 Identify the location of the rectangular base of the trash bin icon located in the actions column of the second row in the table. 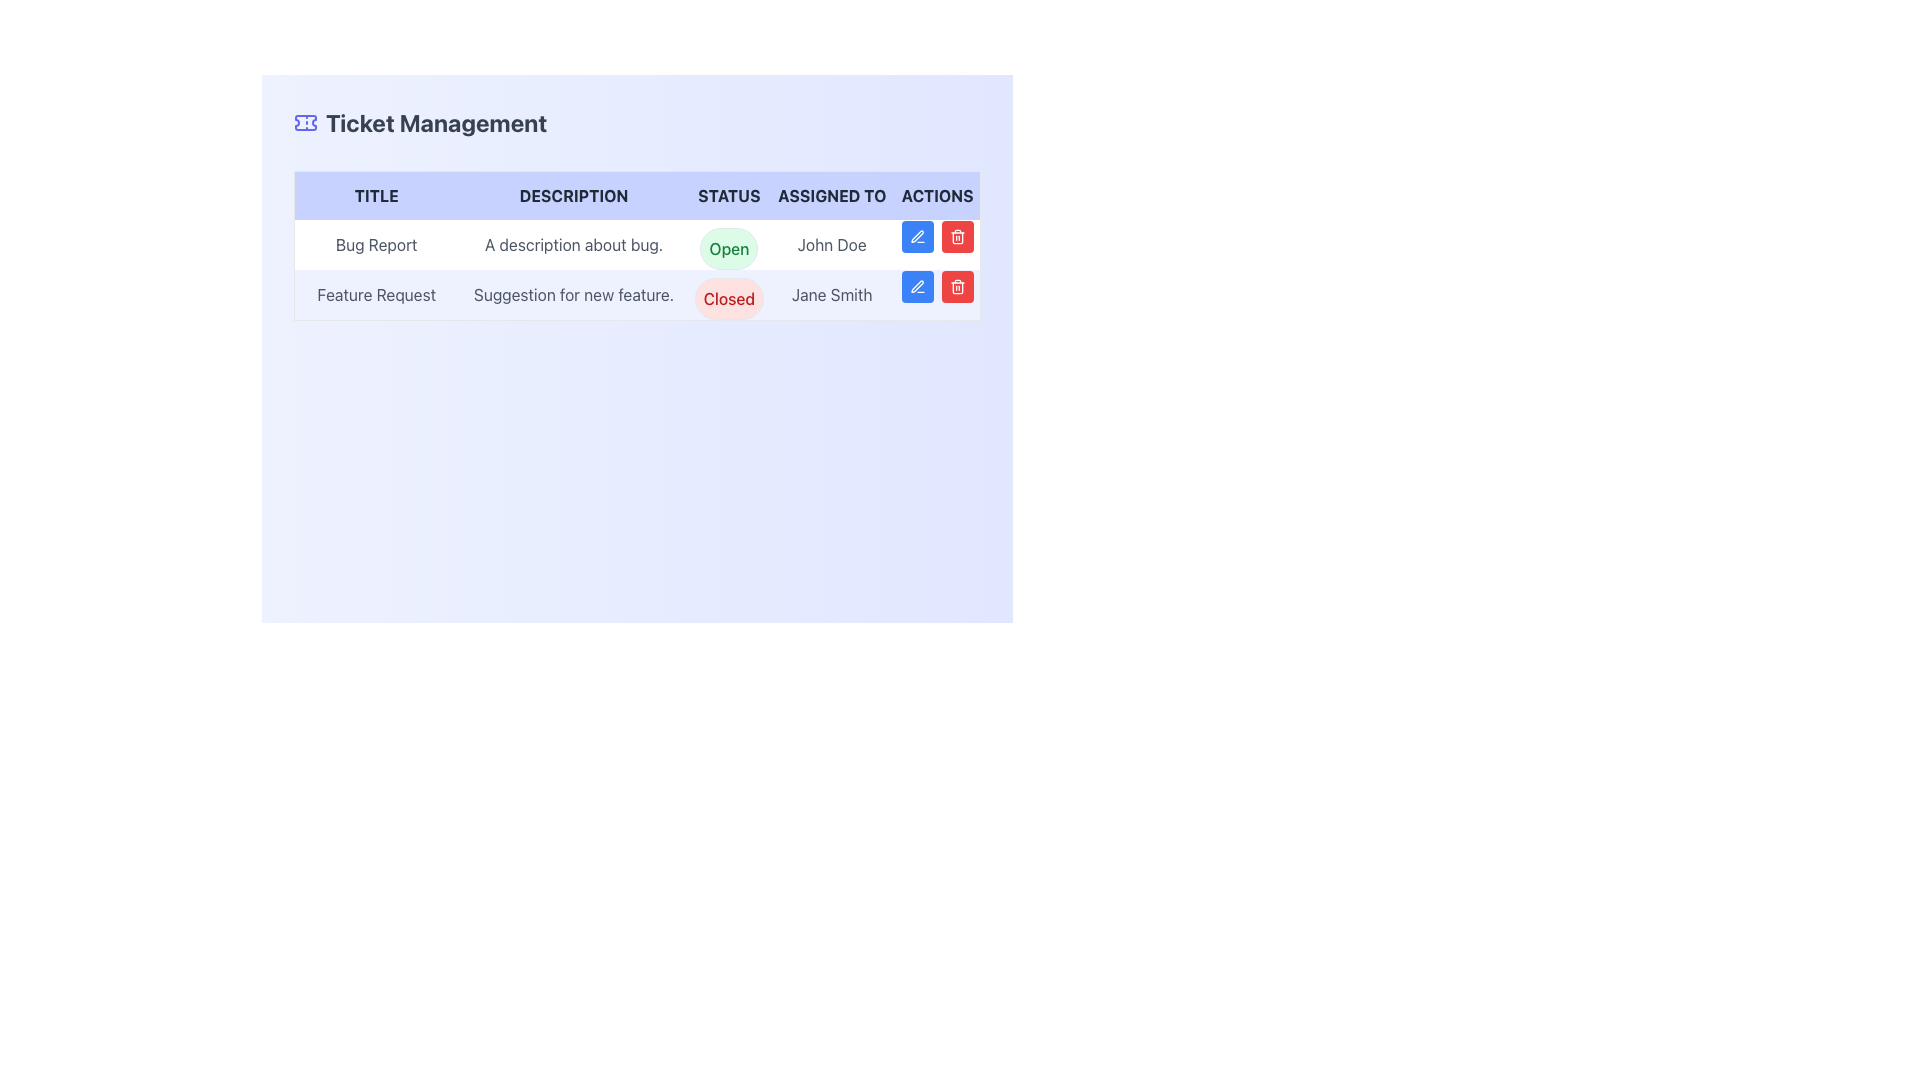
(956, 237).